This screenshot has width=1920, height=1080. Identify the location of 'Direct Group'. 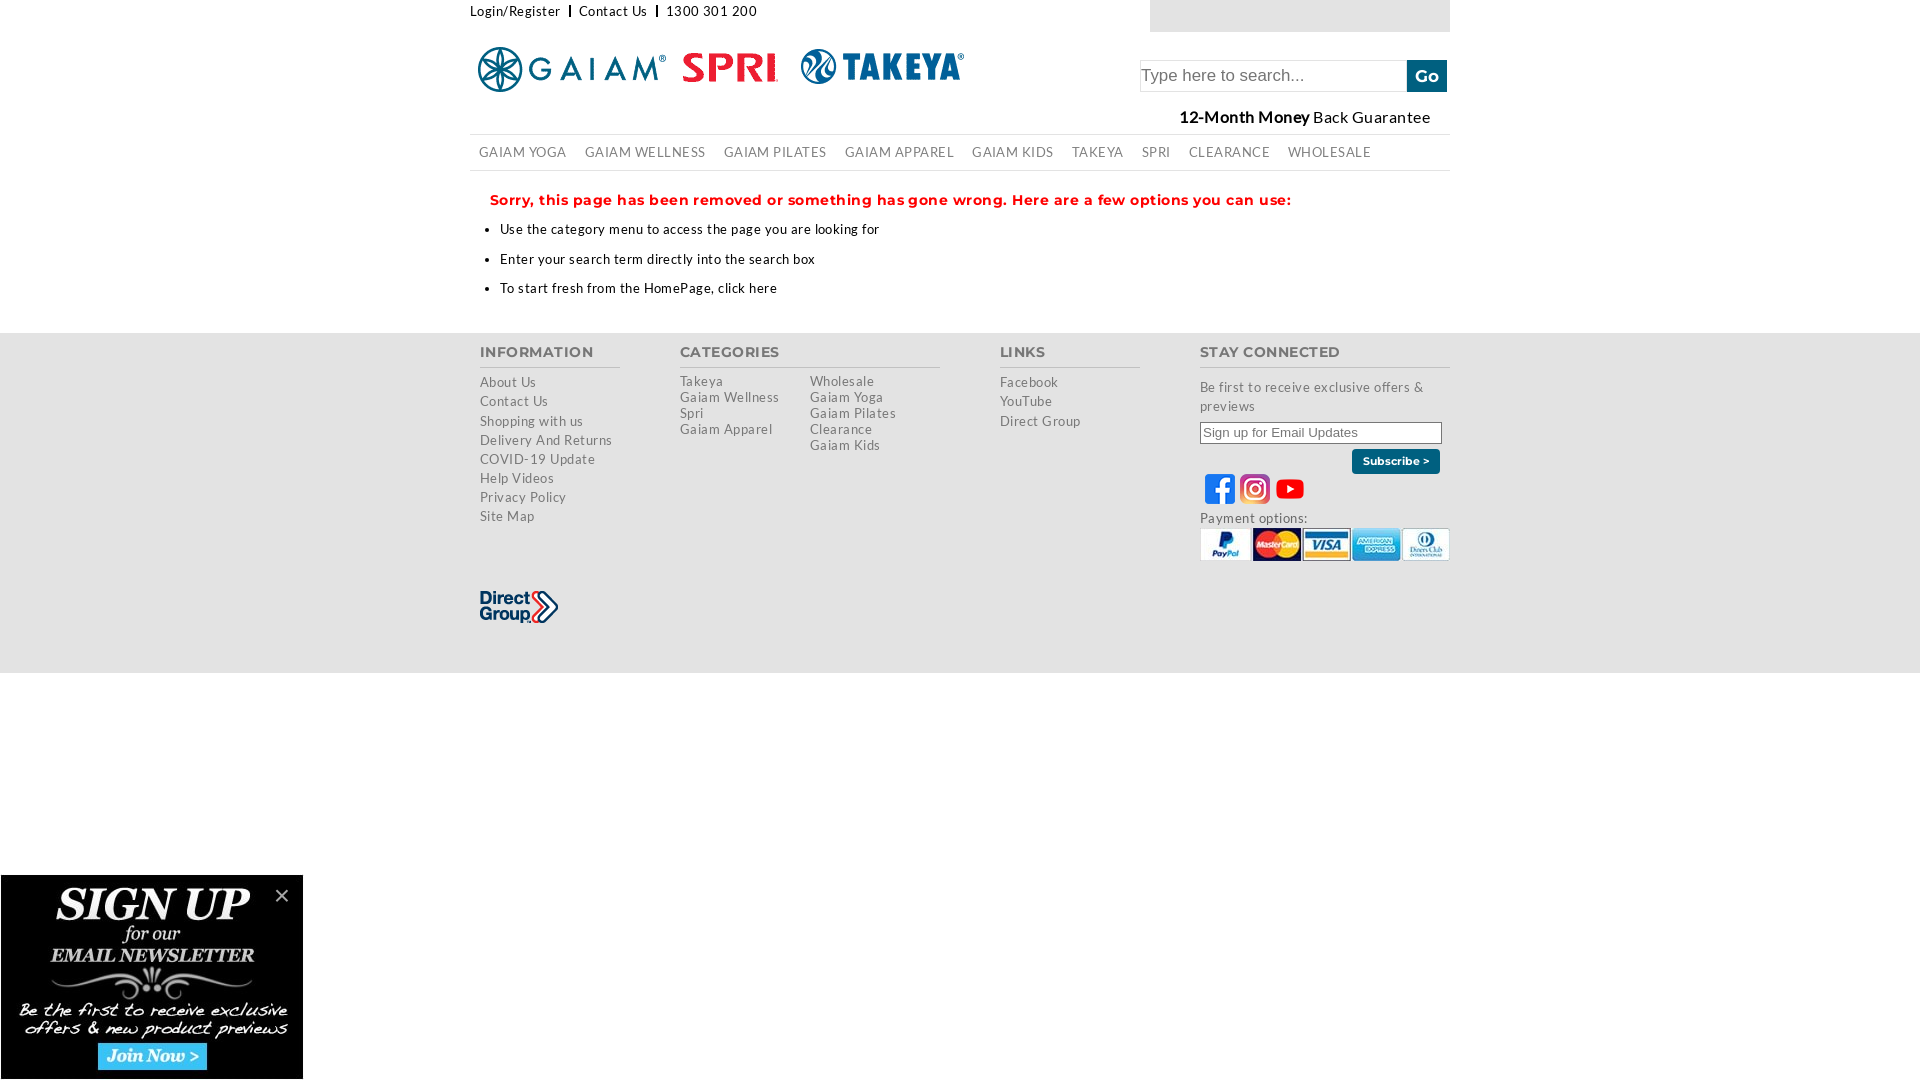
(1040, 419).